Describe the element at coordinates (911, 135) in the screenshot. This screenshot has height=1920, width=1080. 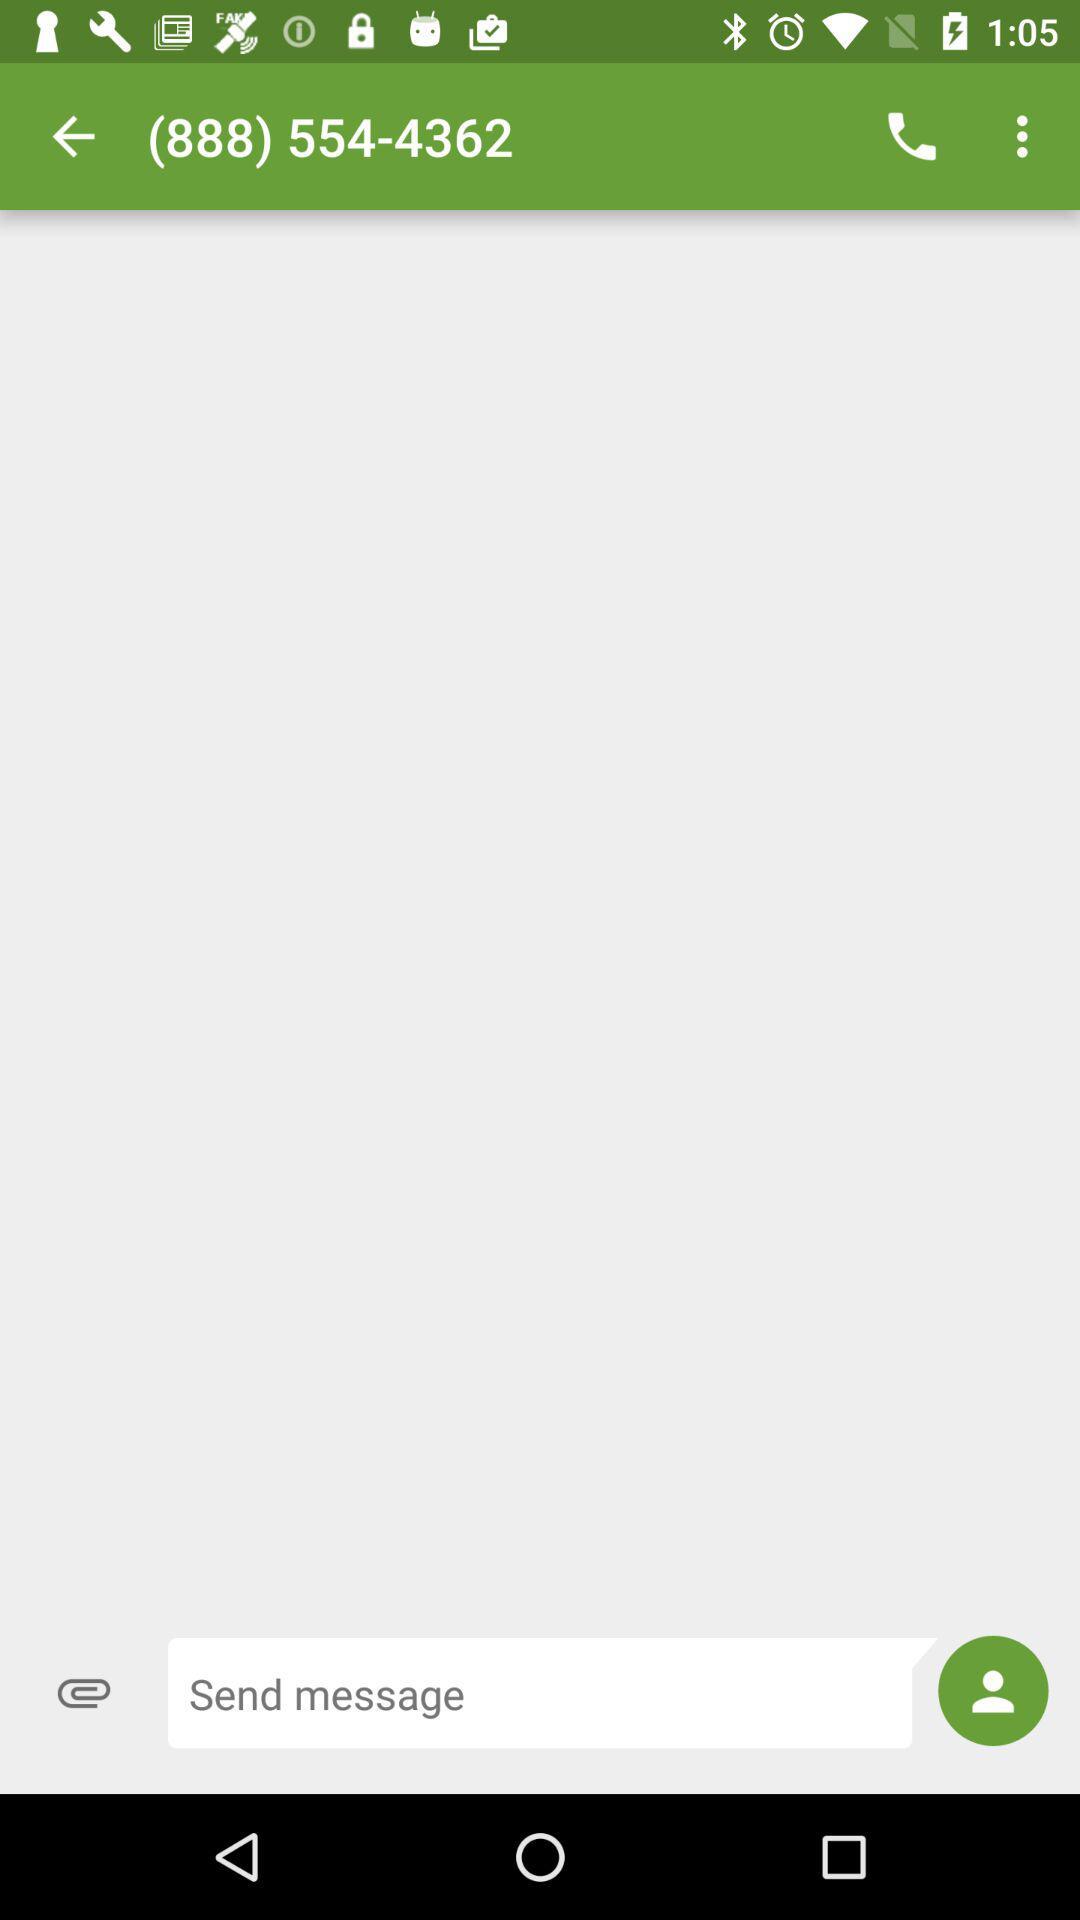
I see `icon to the right of the (888) 554-4362 item` at that location.